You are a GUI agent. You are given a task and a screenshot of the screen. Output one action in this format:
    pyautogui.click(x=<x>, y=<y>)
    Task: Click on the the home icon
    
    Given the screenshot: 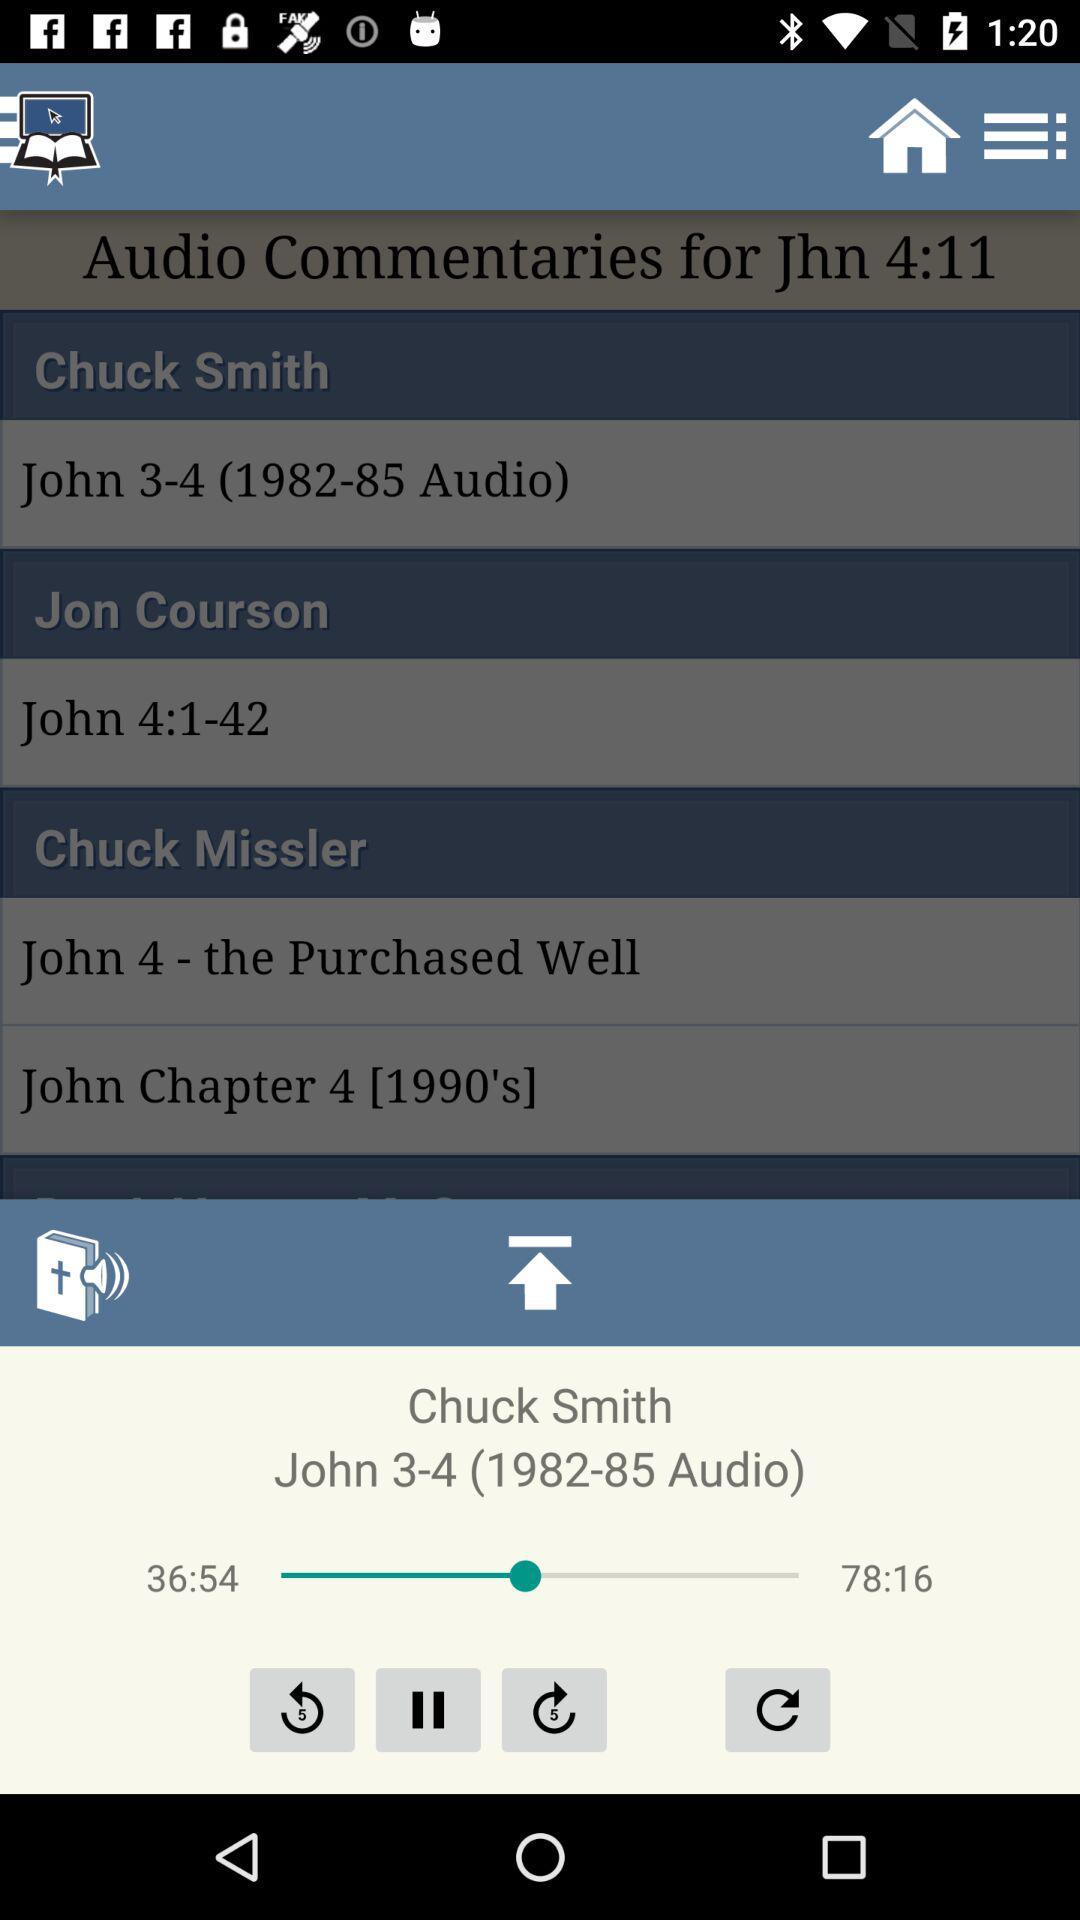 What is the action you would take?
    pyautogui.click(x=540, y=1271)
    